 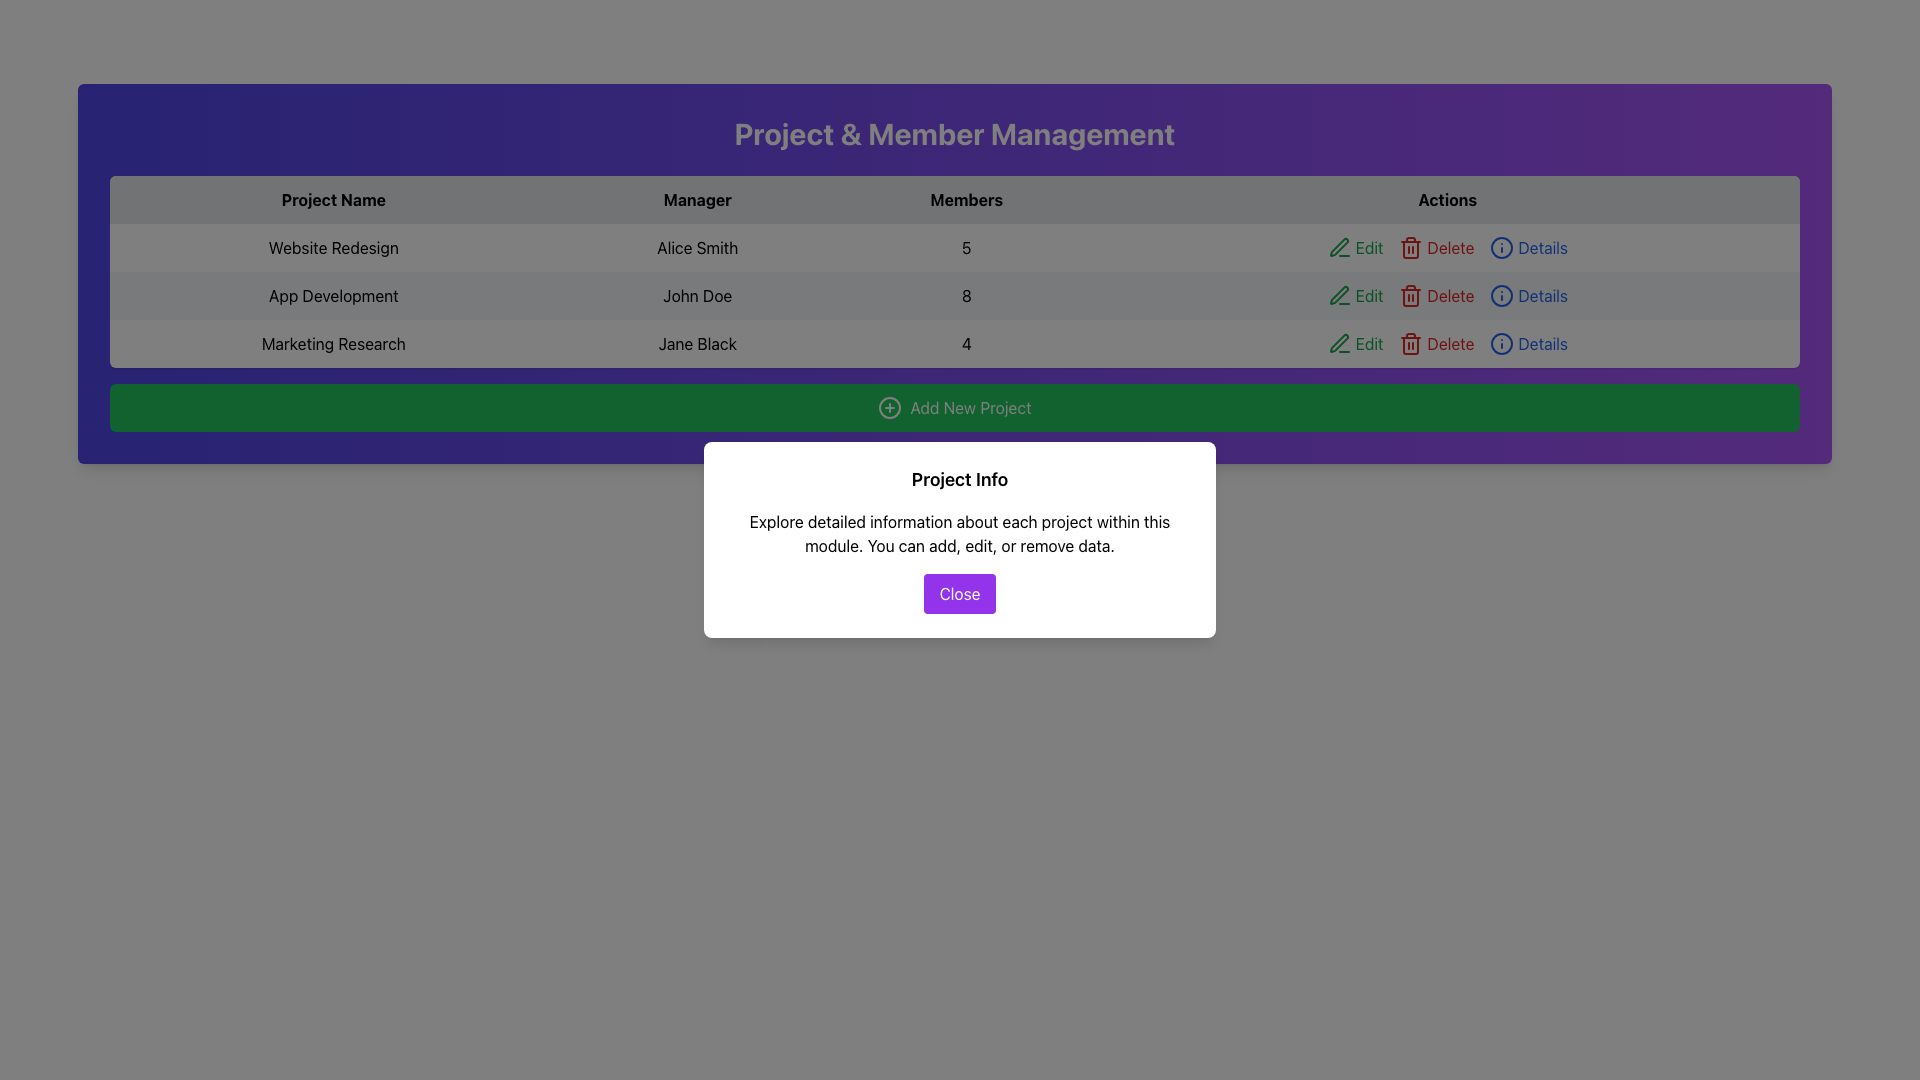 I want to click on the static text displaying the number of members associated with the project managed by Alice Smith, located in the third cell of the second row of the table, so click(x=966, y=246).